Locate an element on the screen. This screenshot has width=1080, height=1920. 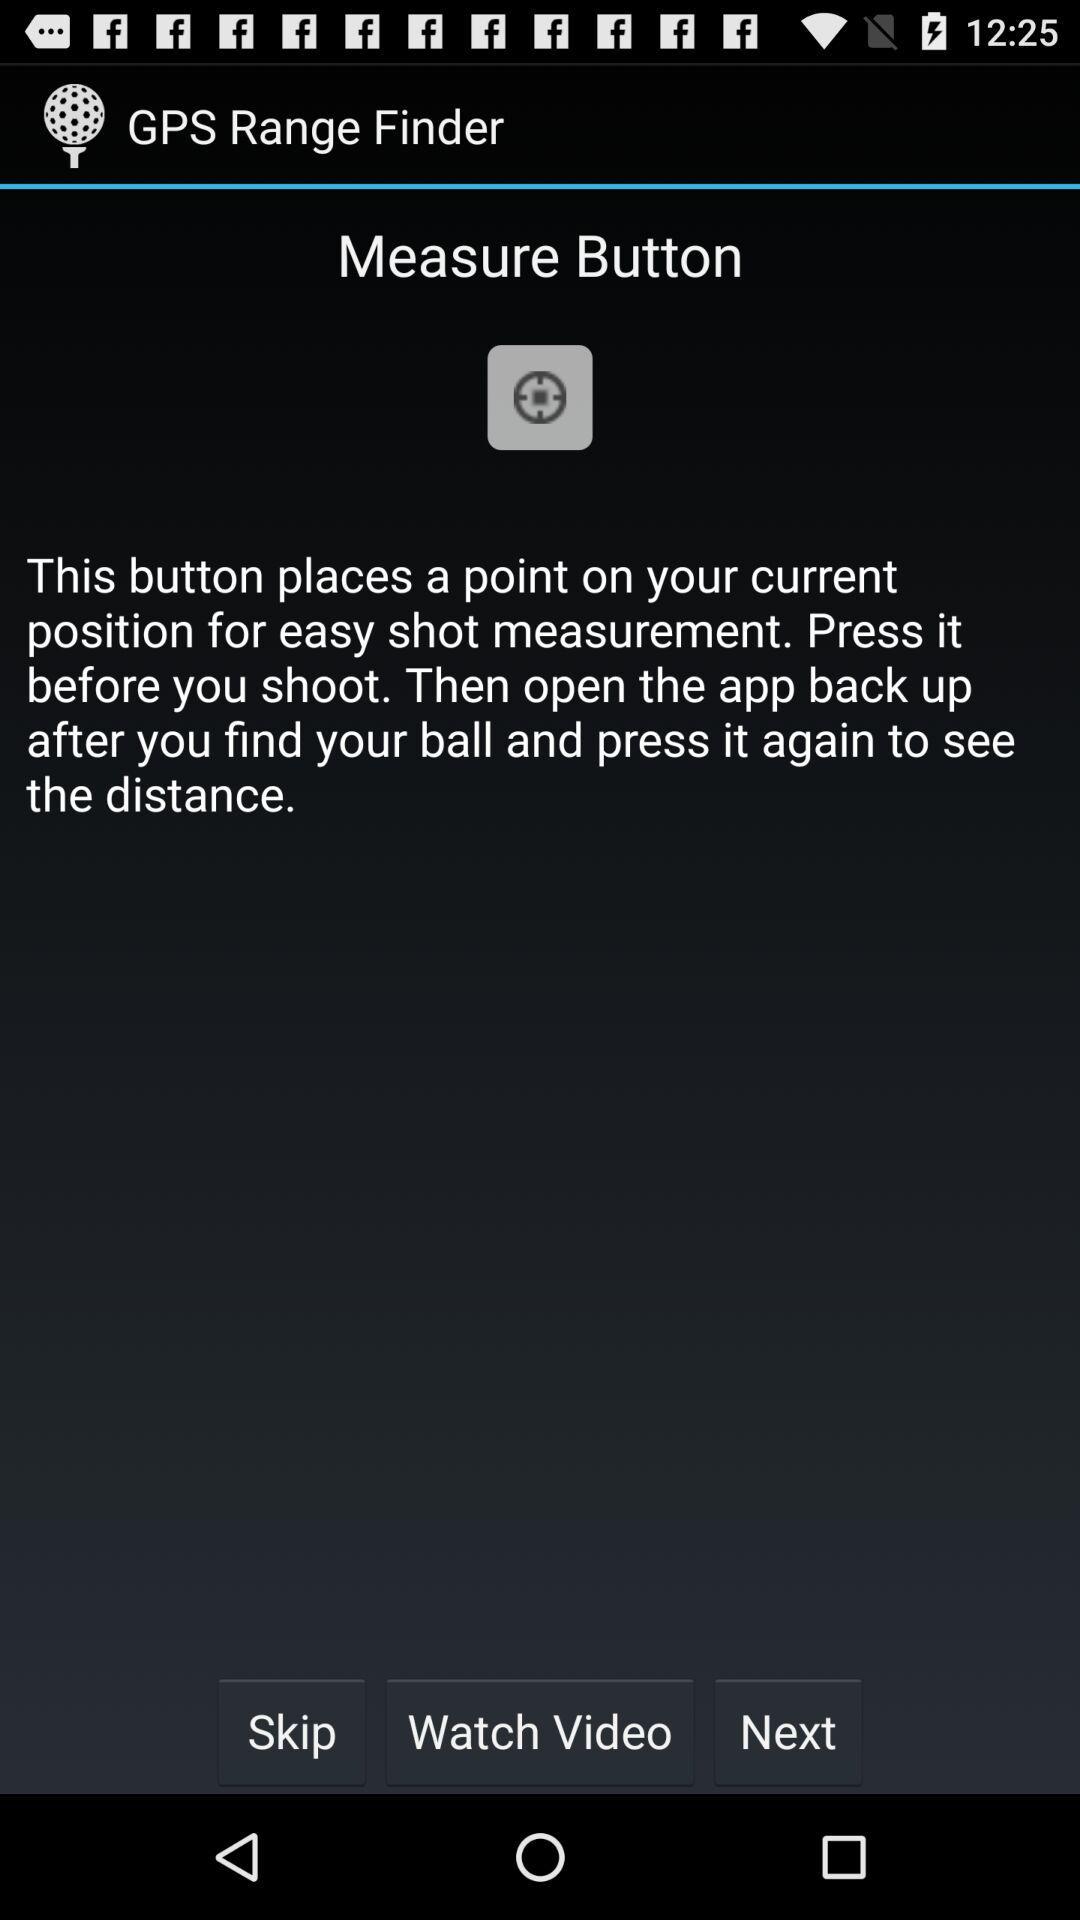
app below the measure button item is located at coordinates (540, 397).